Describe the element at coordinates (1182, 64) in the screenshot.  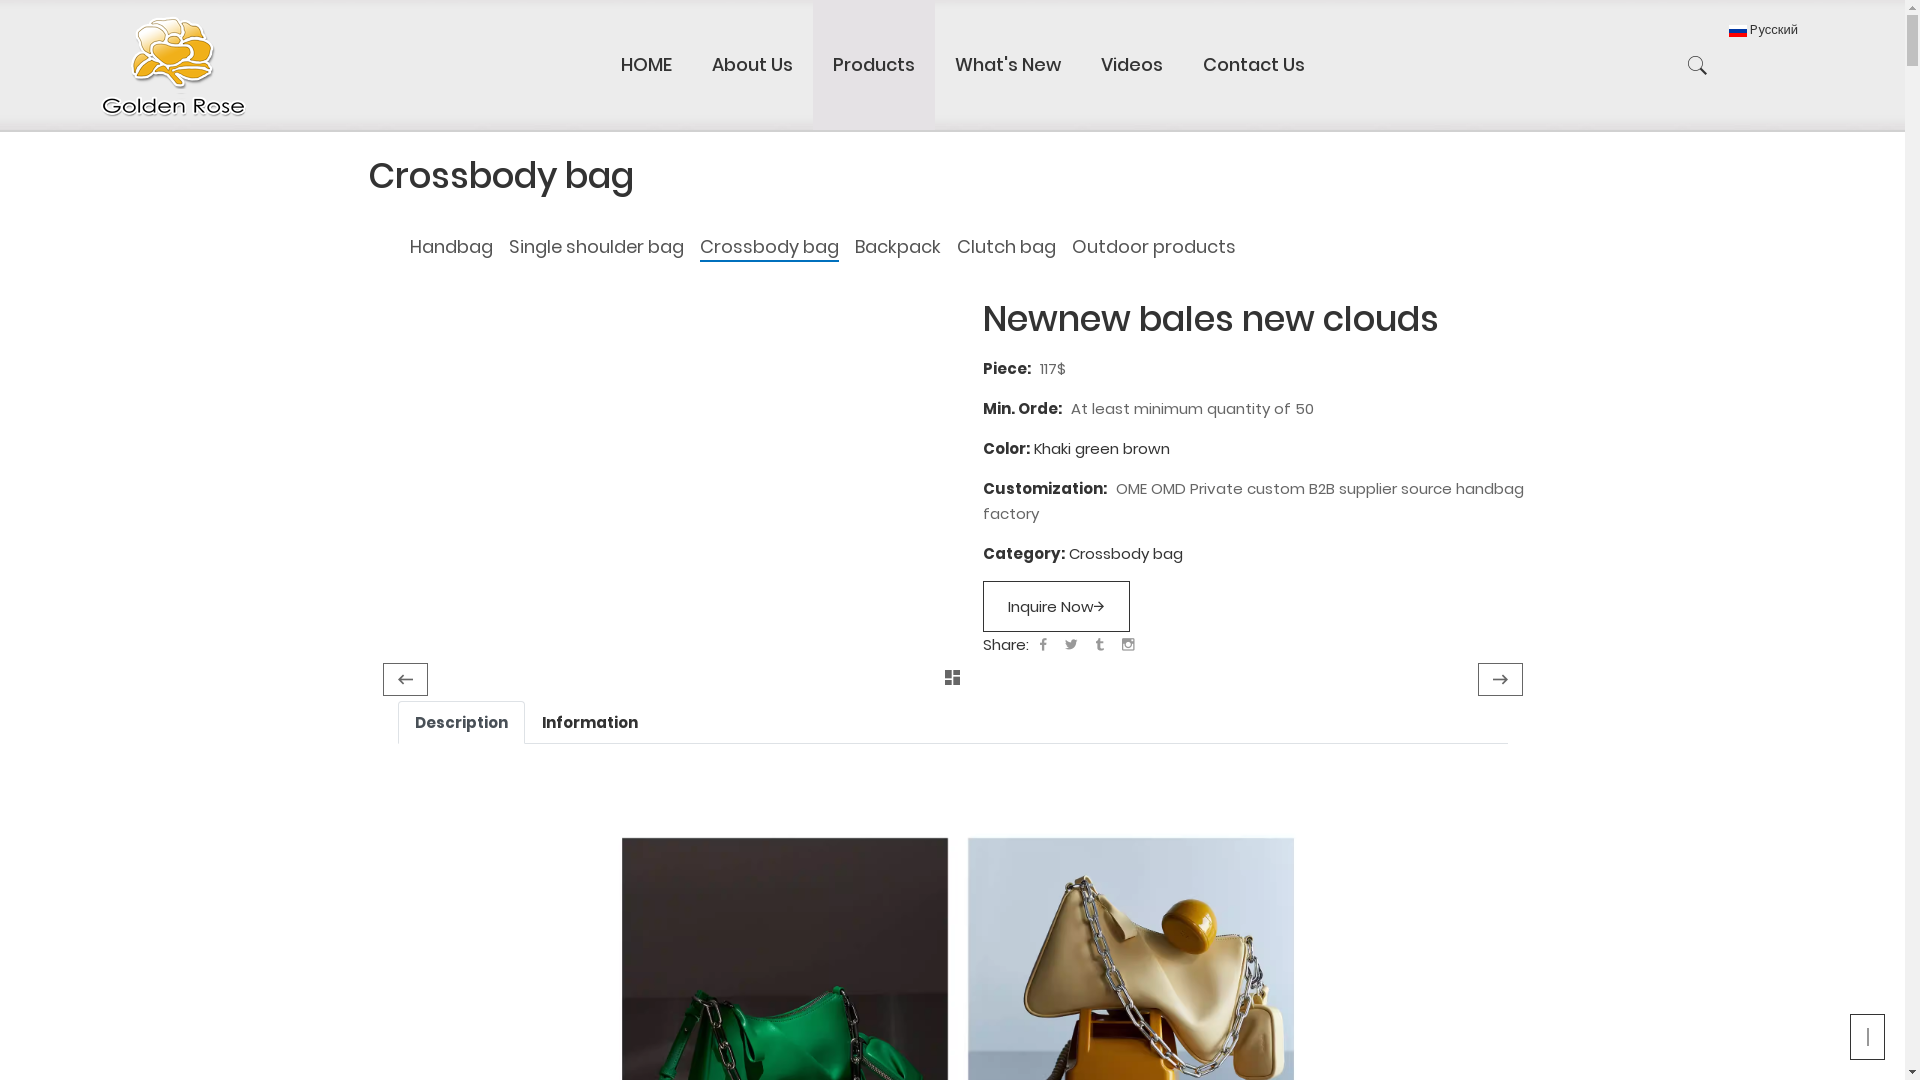
I see `'Contact Us'` at that location.